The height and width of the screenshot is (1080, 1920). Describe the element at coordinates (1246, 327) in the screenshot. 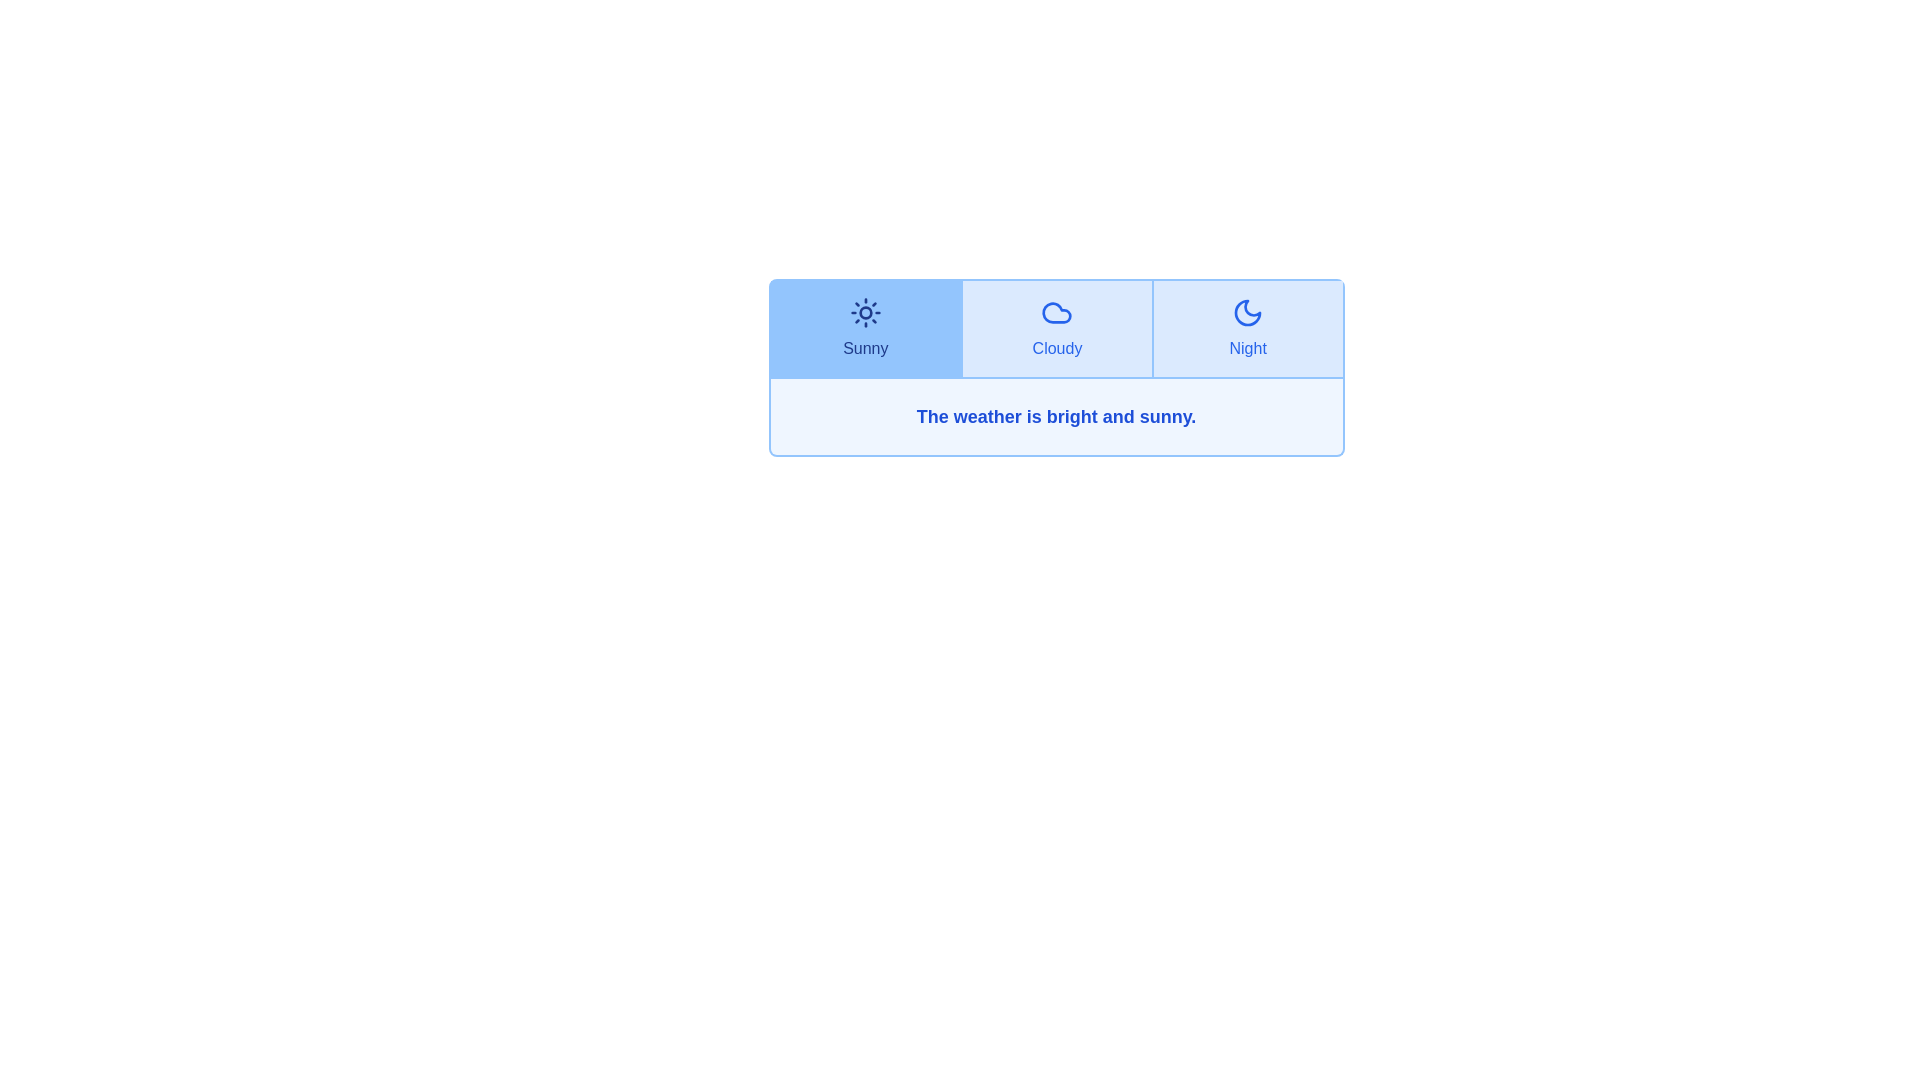

I see `the Night tab` at that location.